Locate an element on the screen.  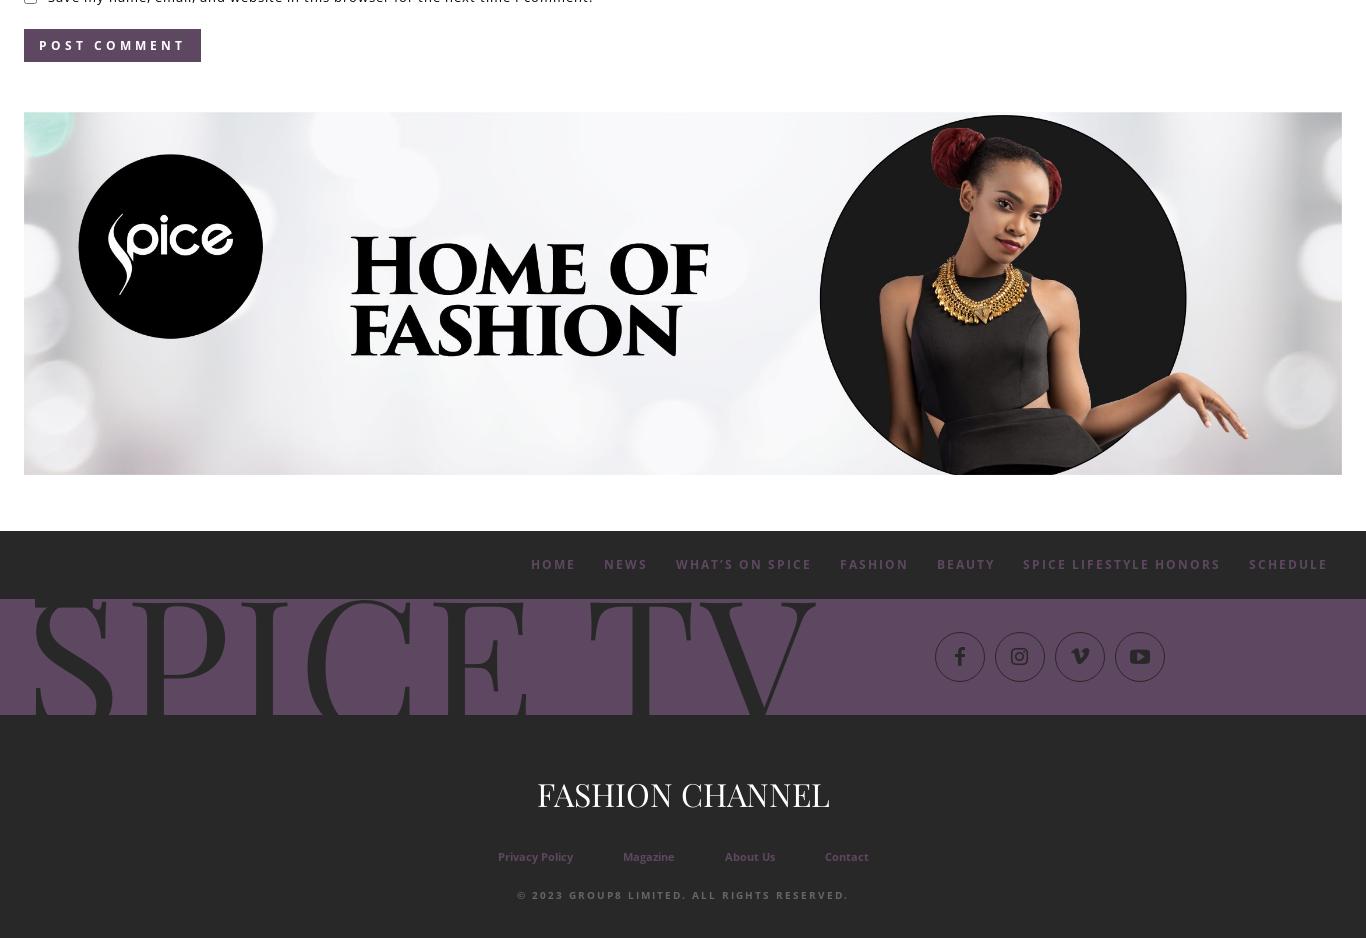
'SPICE TV' is located at coordinates (420, 652).